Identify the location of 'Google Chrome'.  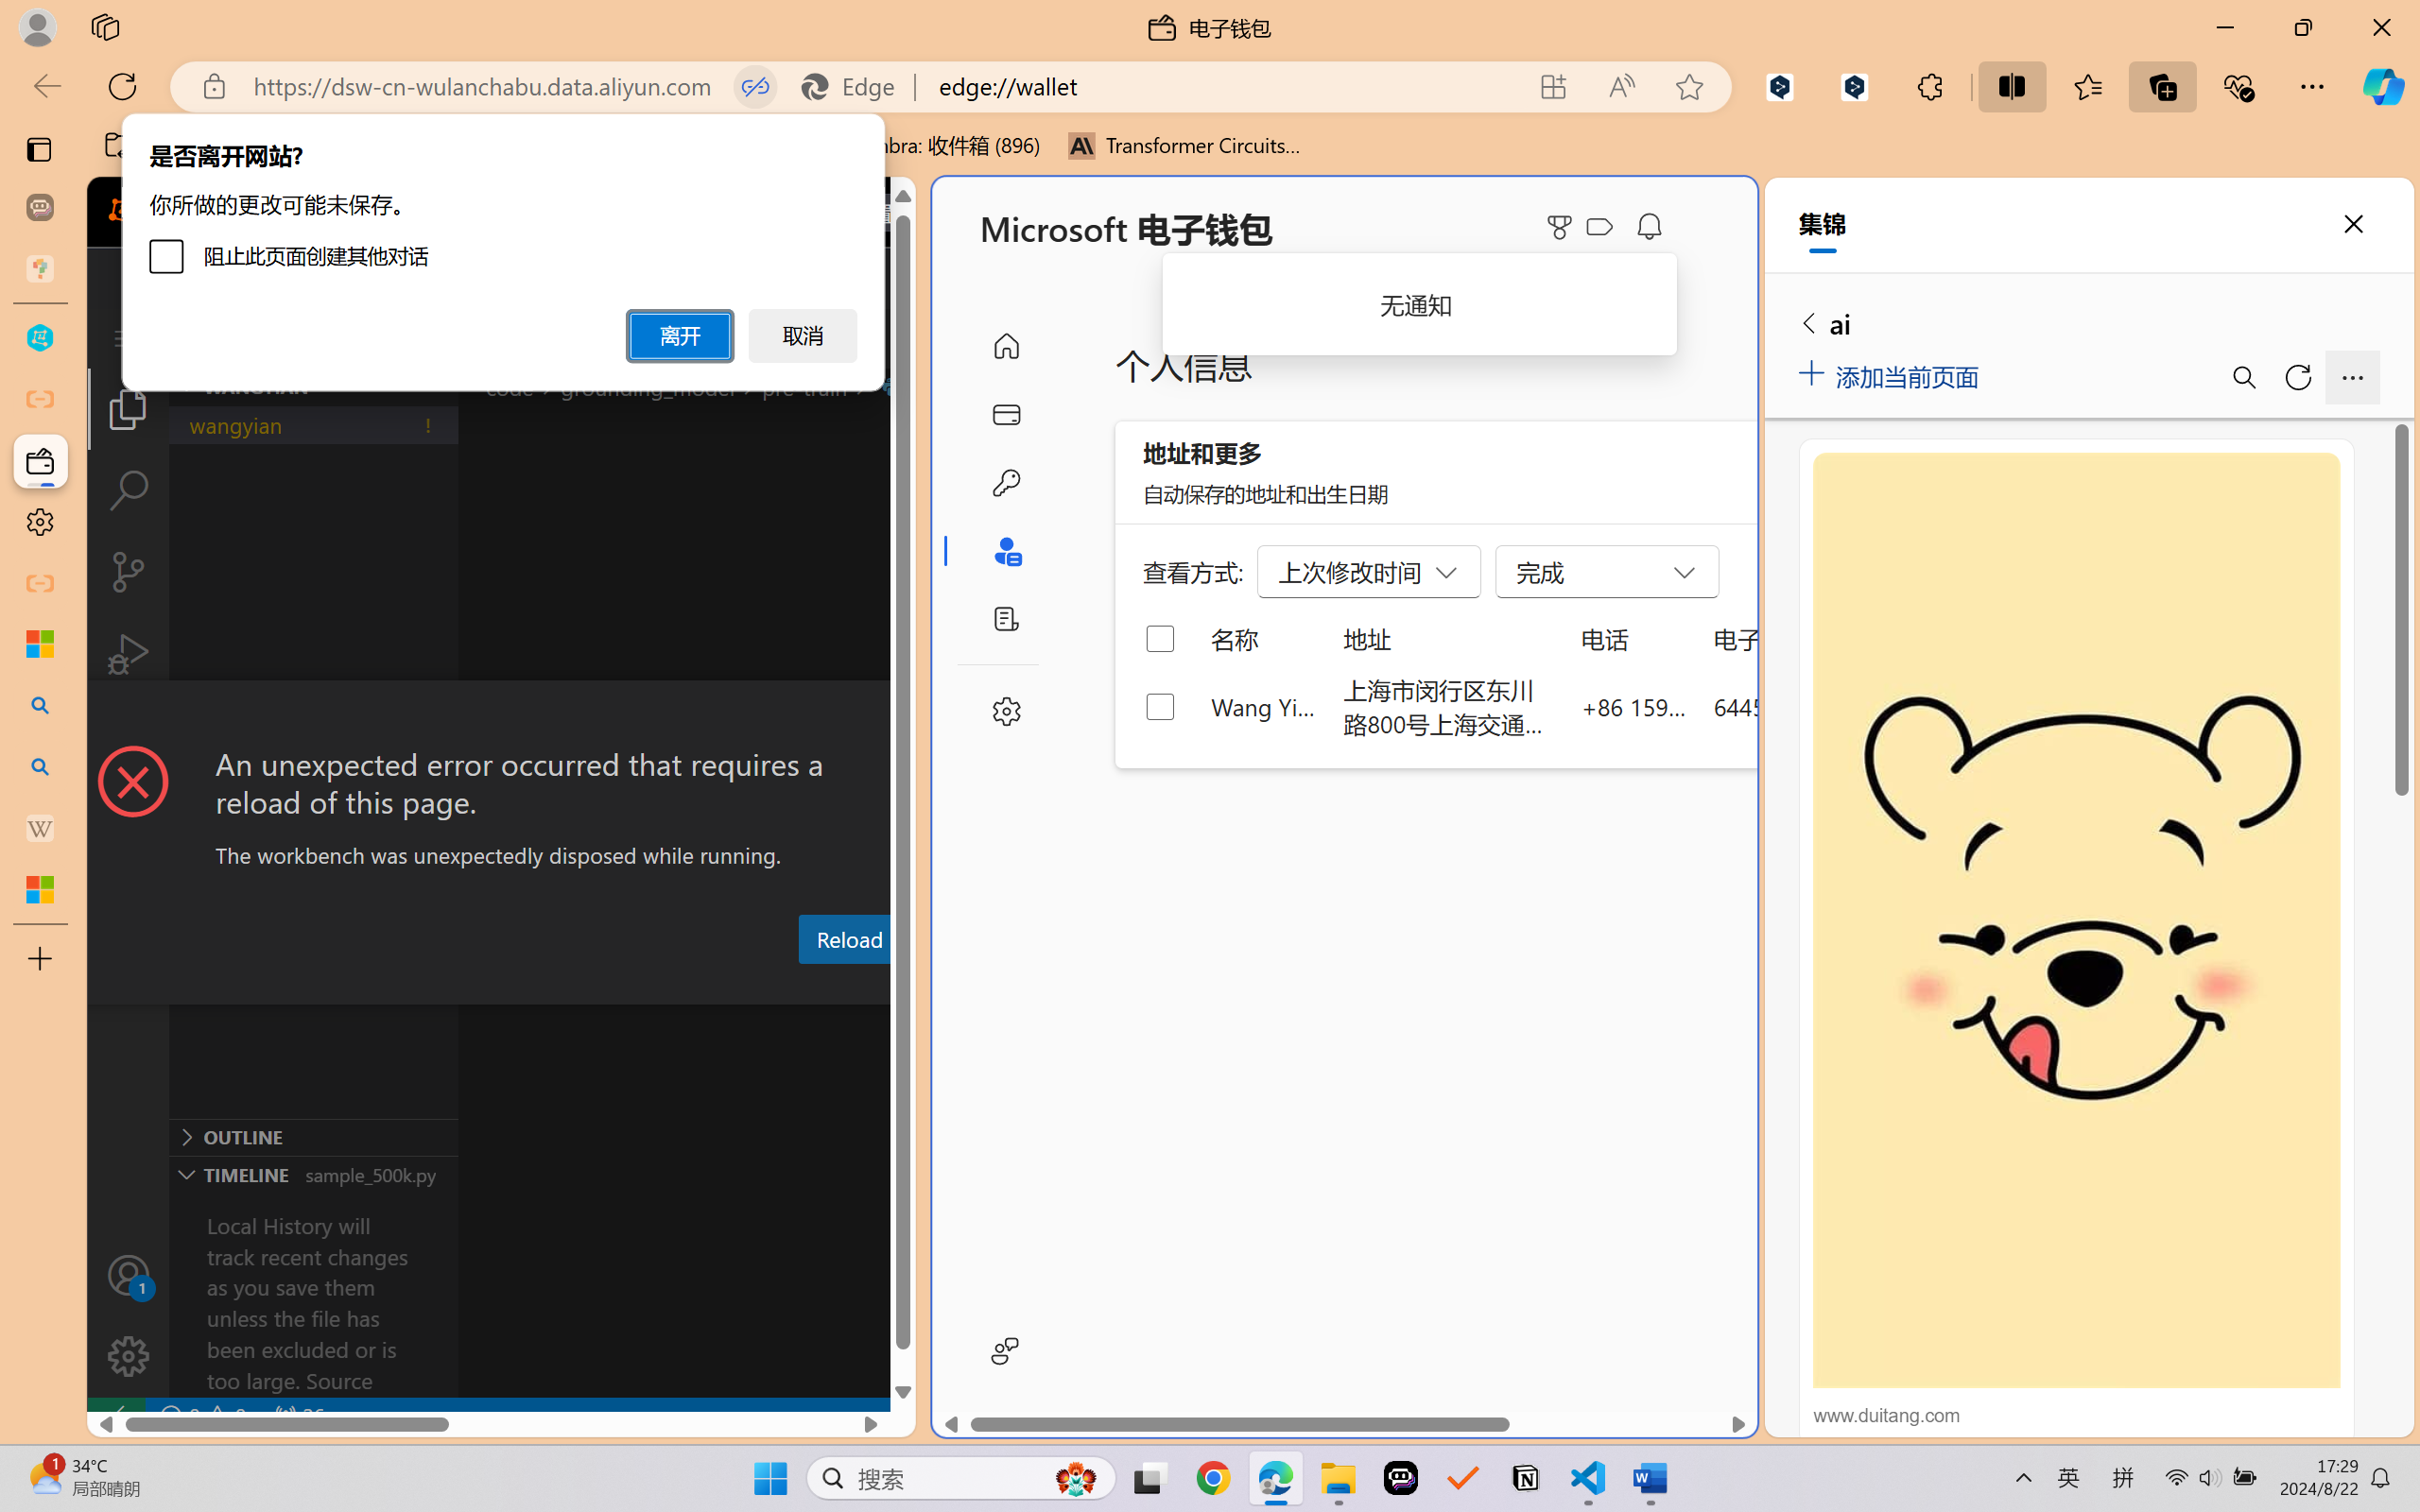
(1213, 1478).